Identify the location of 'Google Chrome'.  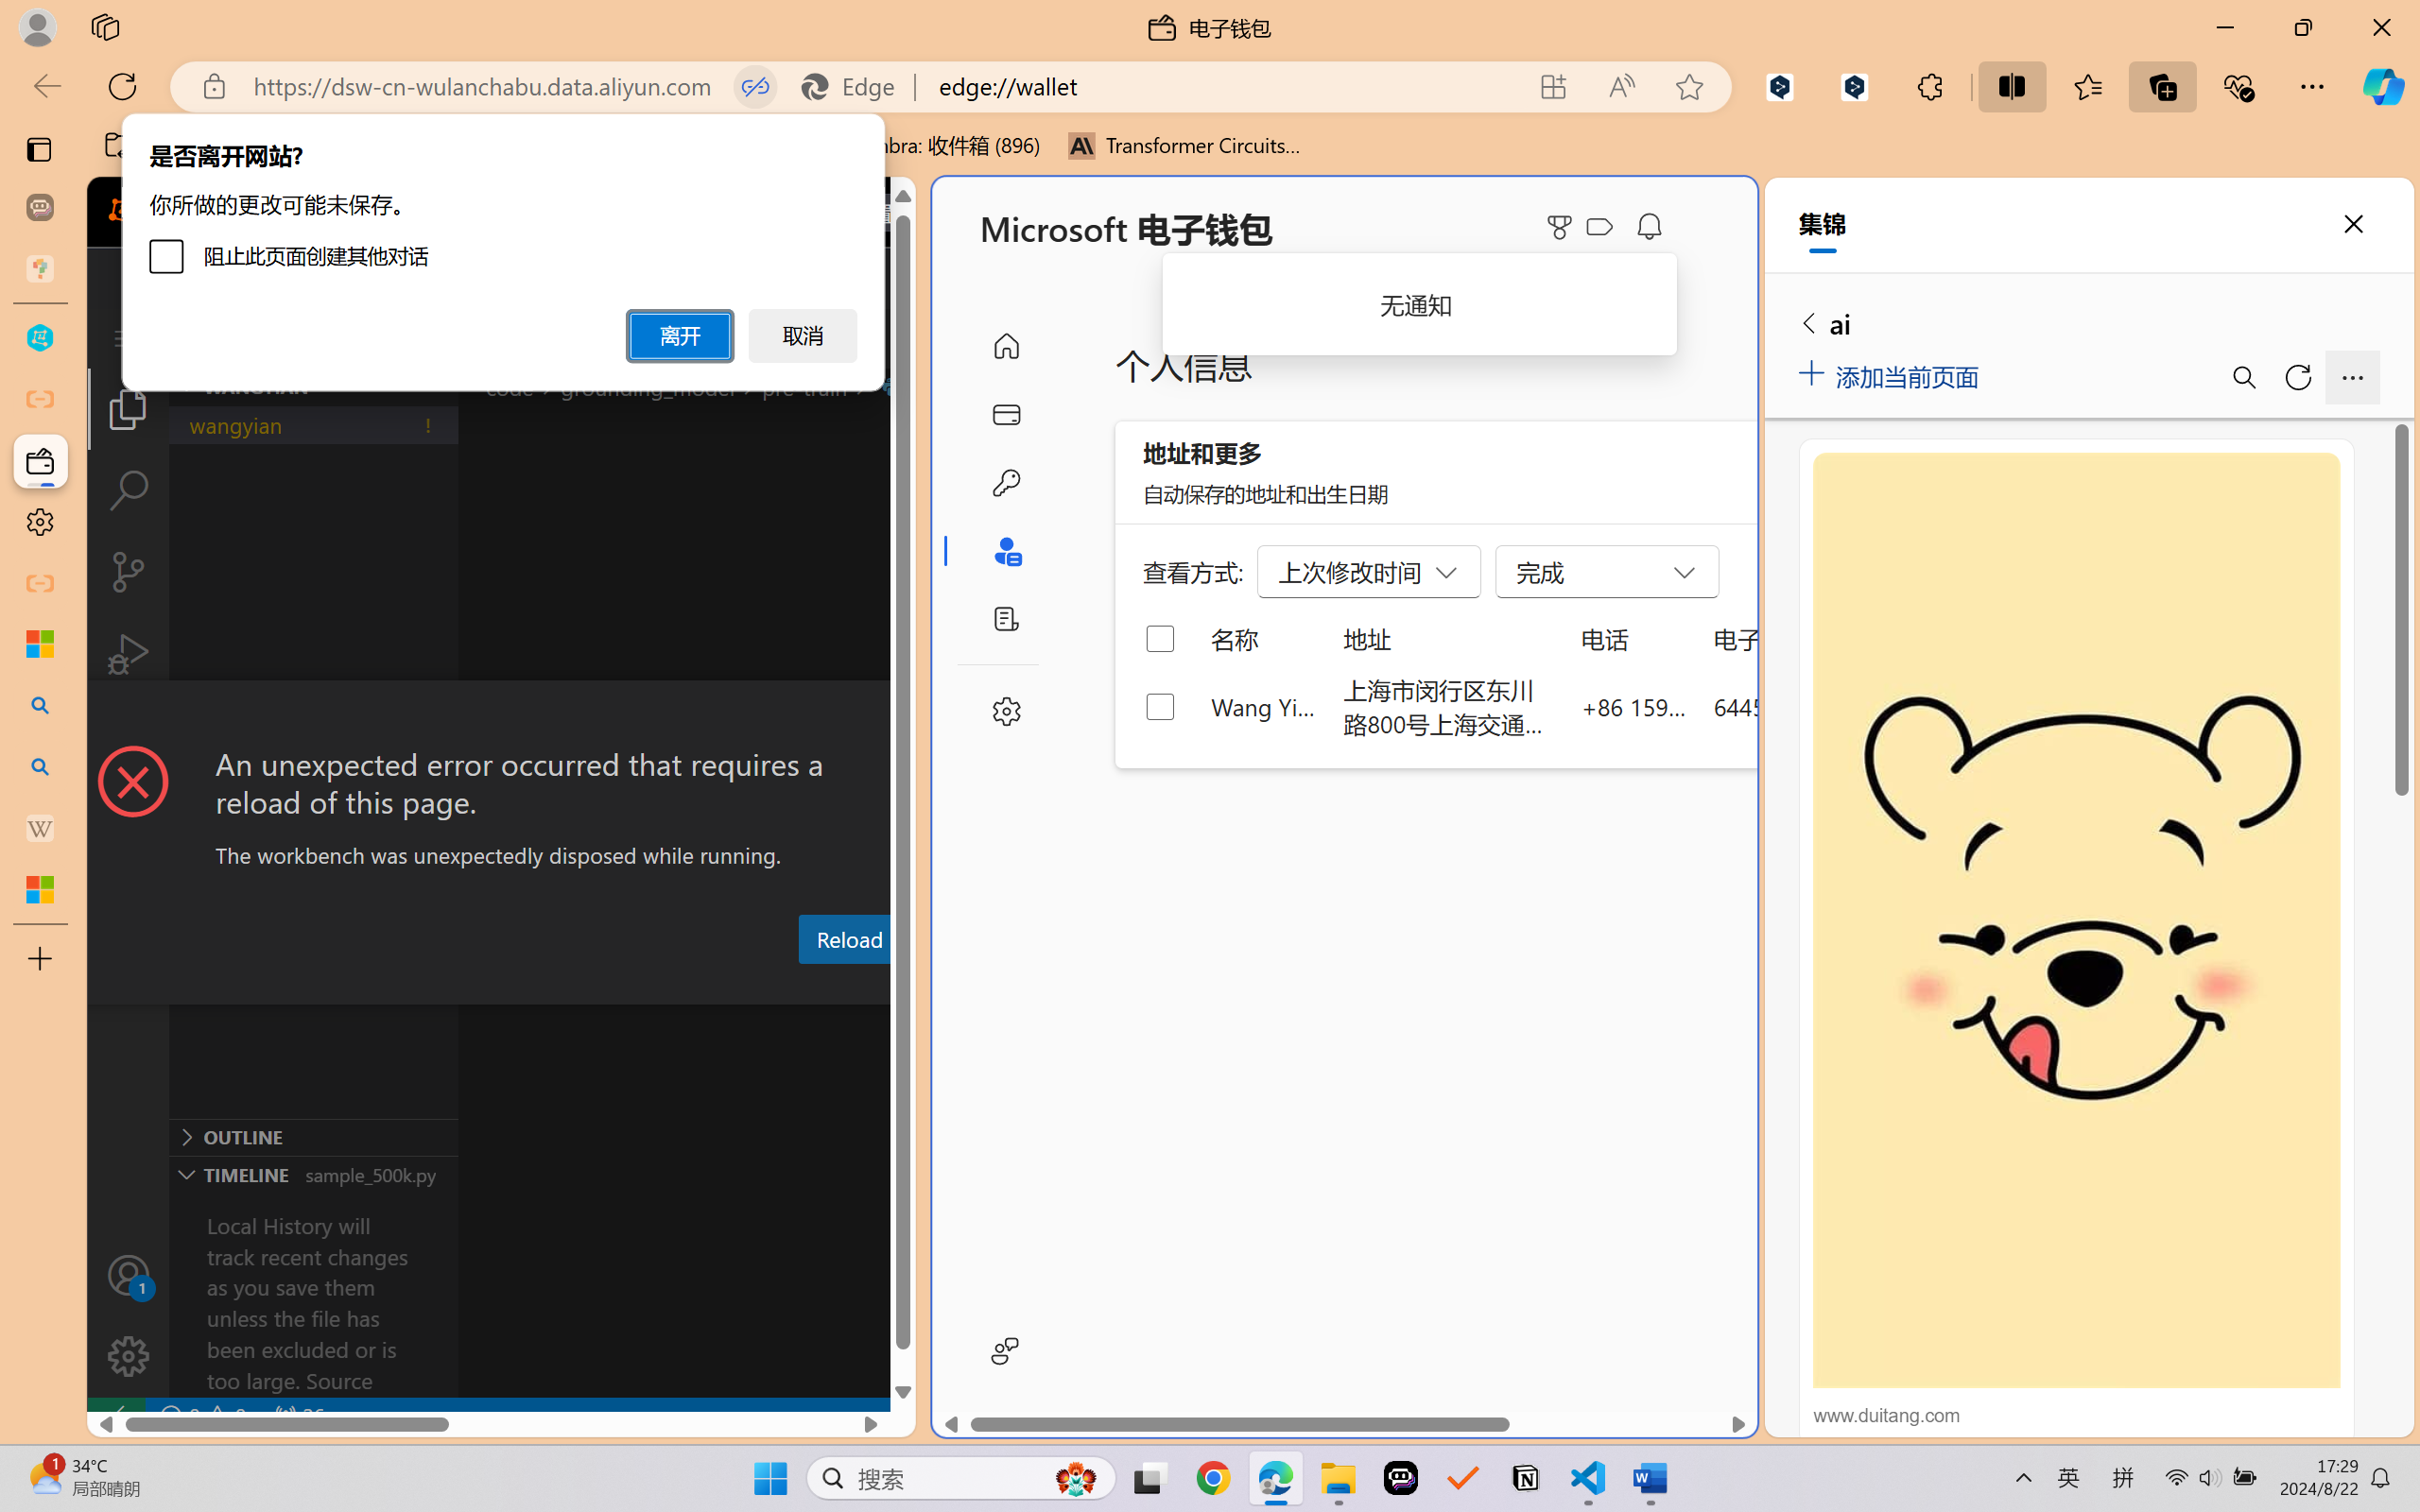
(1213, 1478).